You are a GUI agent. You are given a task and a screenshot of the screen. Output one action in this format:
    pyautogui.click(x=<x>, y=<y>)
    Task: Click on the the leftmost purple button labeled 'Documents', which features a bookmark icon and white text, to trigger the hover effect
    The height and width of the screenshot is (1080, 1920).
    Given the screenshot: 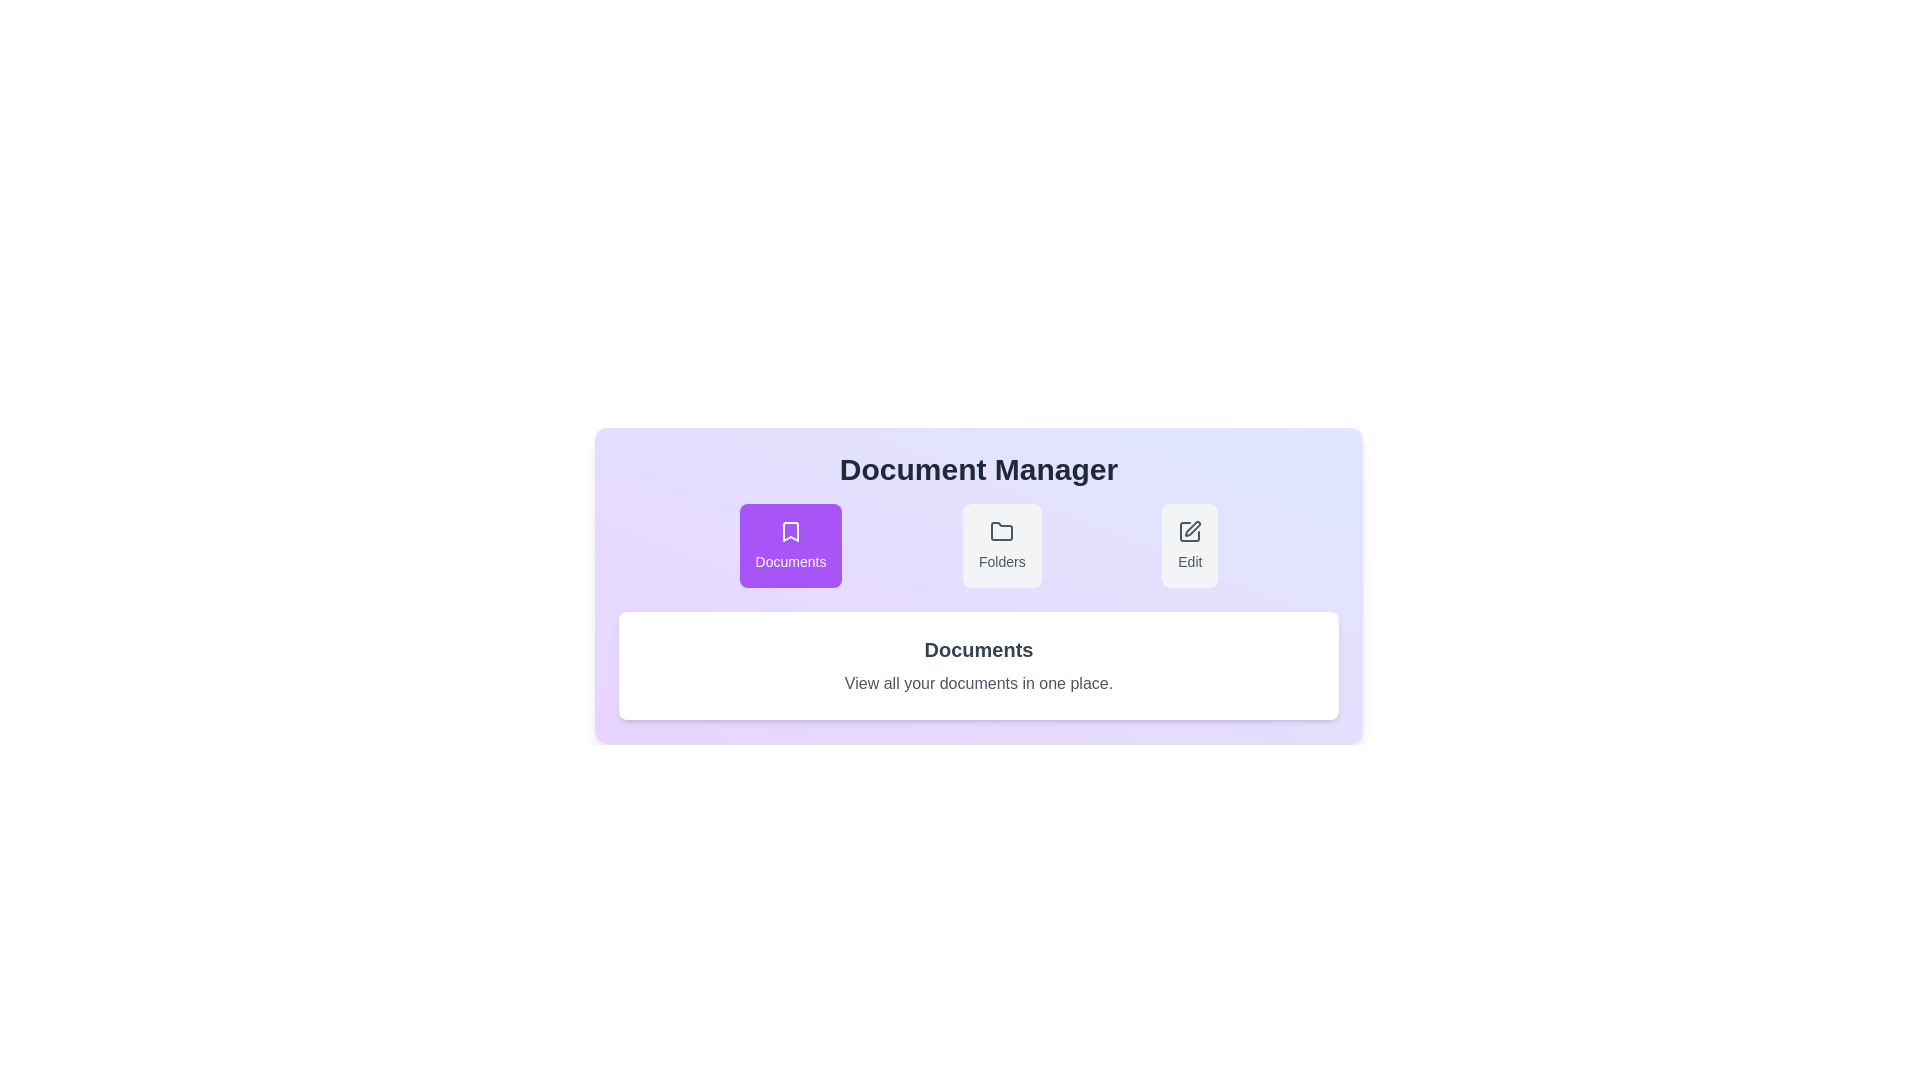 What is the action you would take?
    pyautogui.click(x=790, y=546)
    